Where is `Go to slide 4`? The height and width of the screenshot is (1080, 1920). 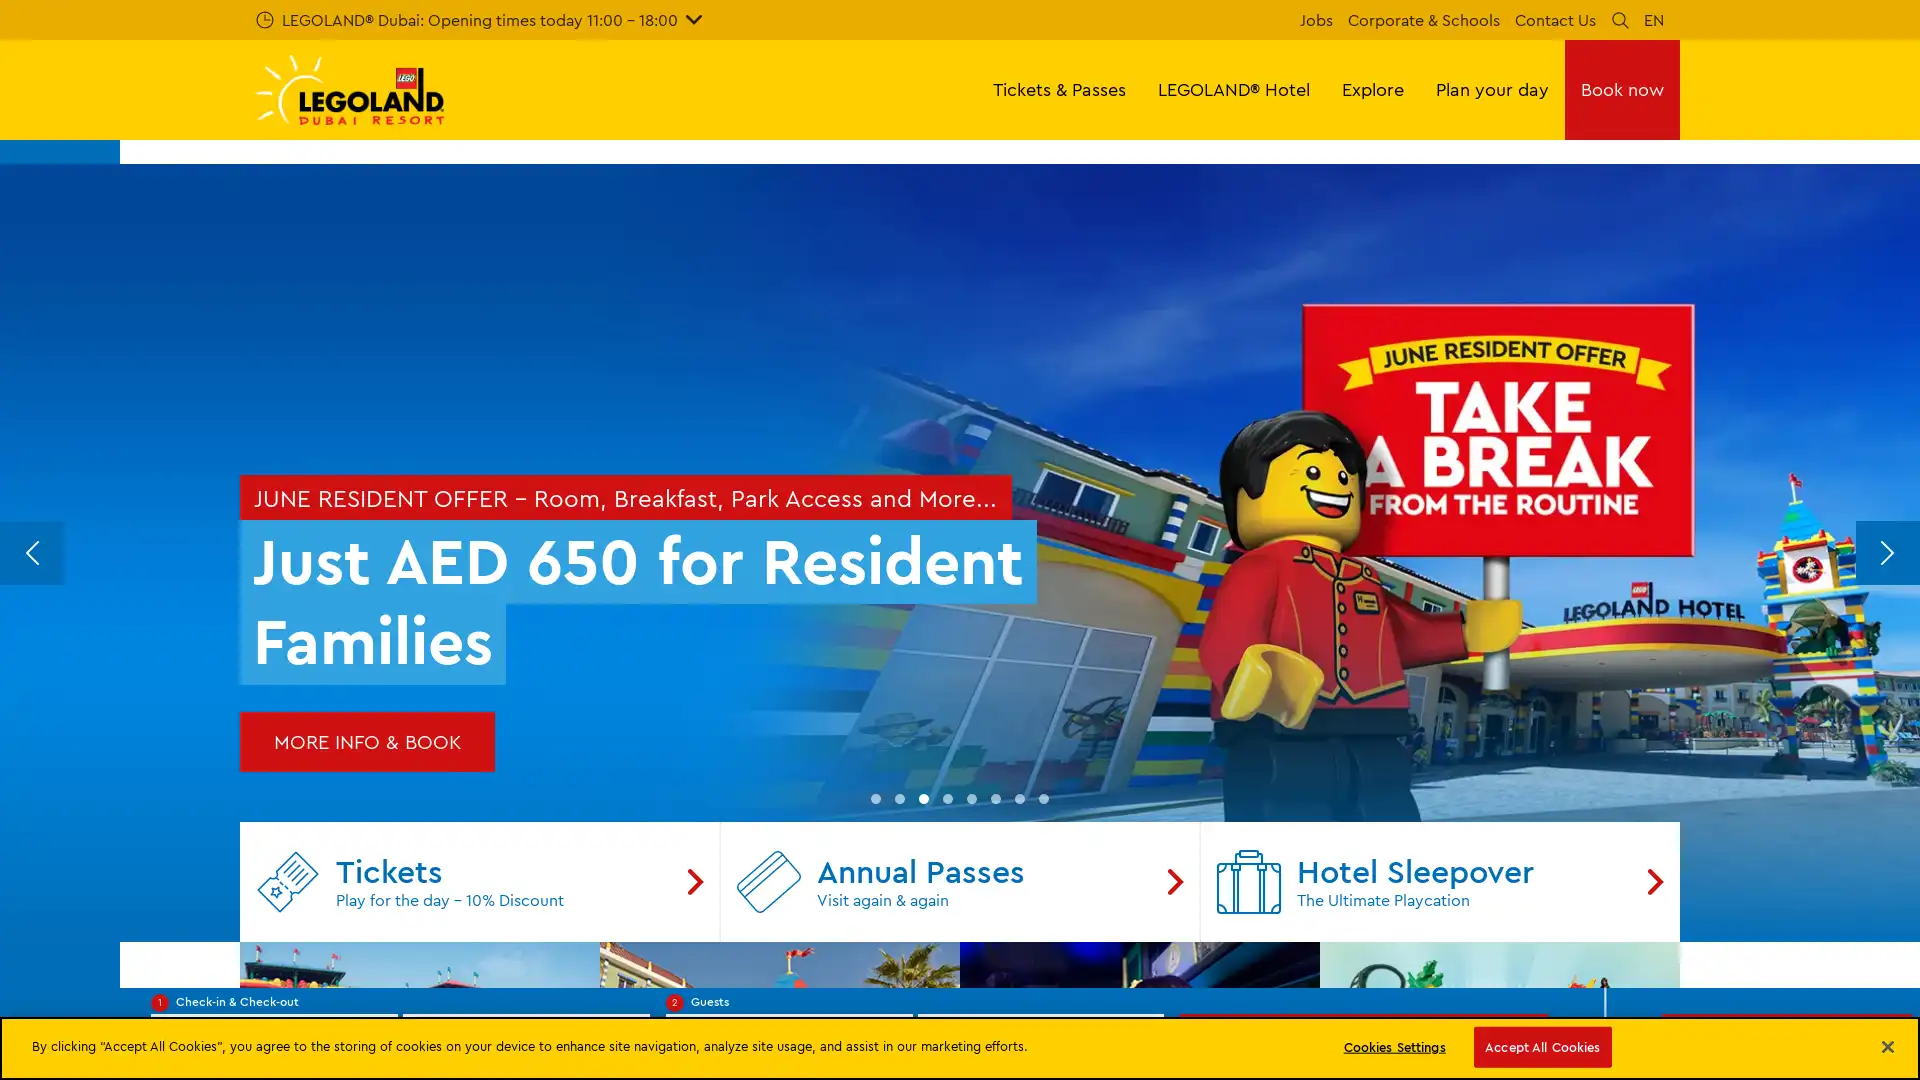
Go to slide 4 is located at coordinates (947, 797).